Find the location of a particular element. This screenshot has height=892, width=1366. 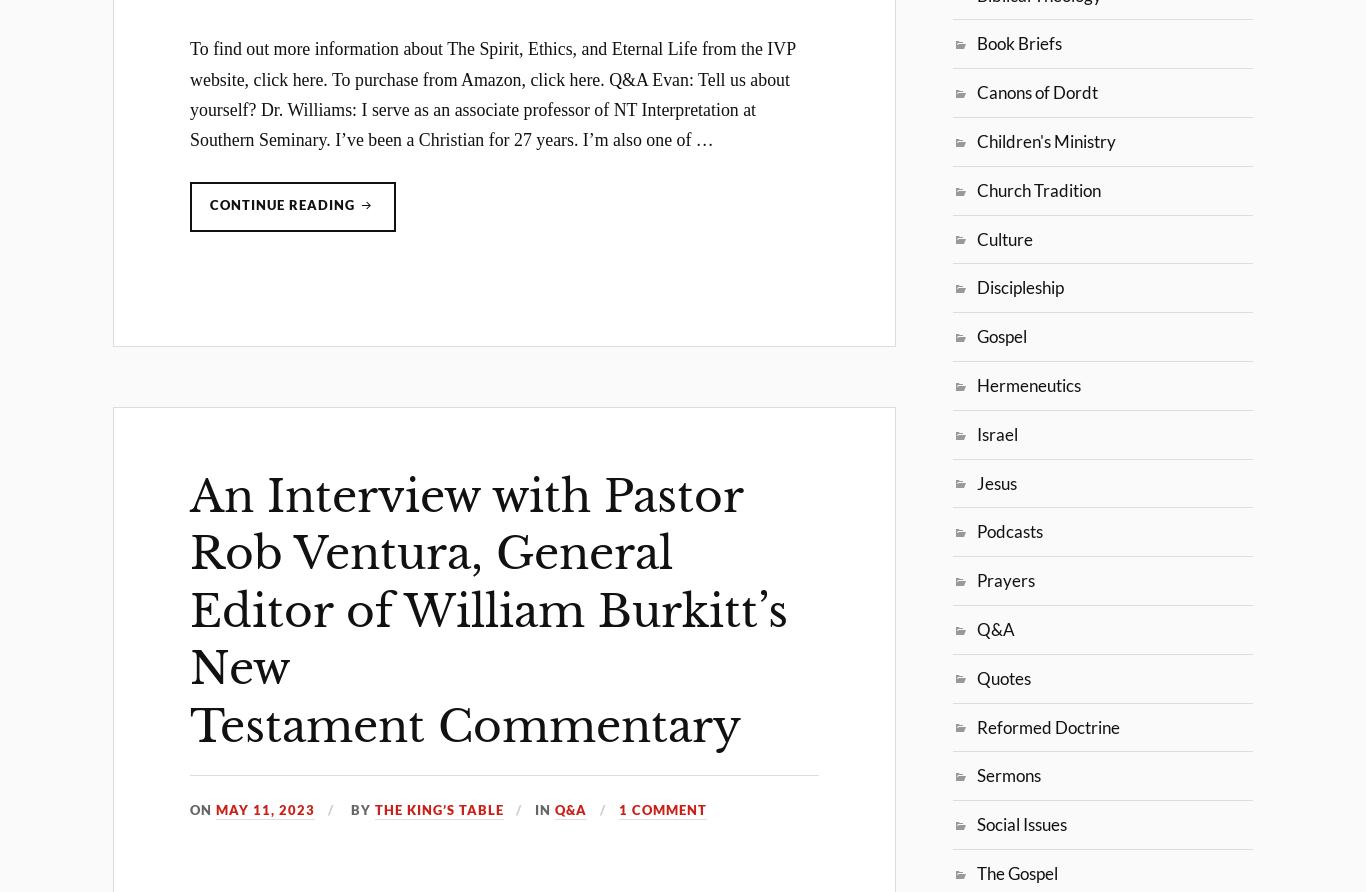

'Sermons' is located at coordinates (1009, 775).